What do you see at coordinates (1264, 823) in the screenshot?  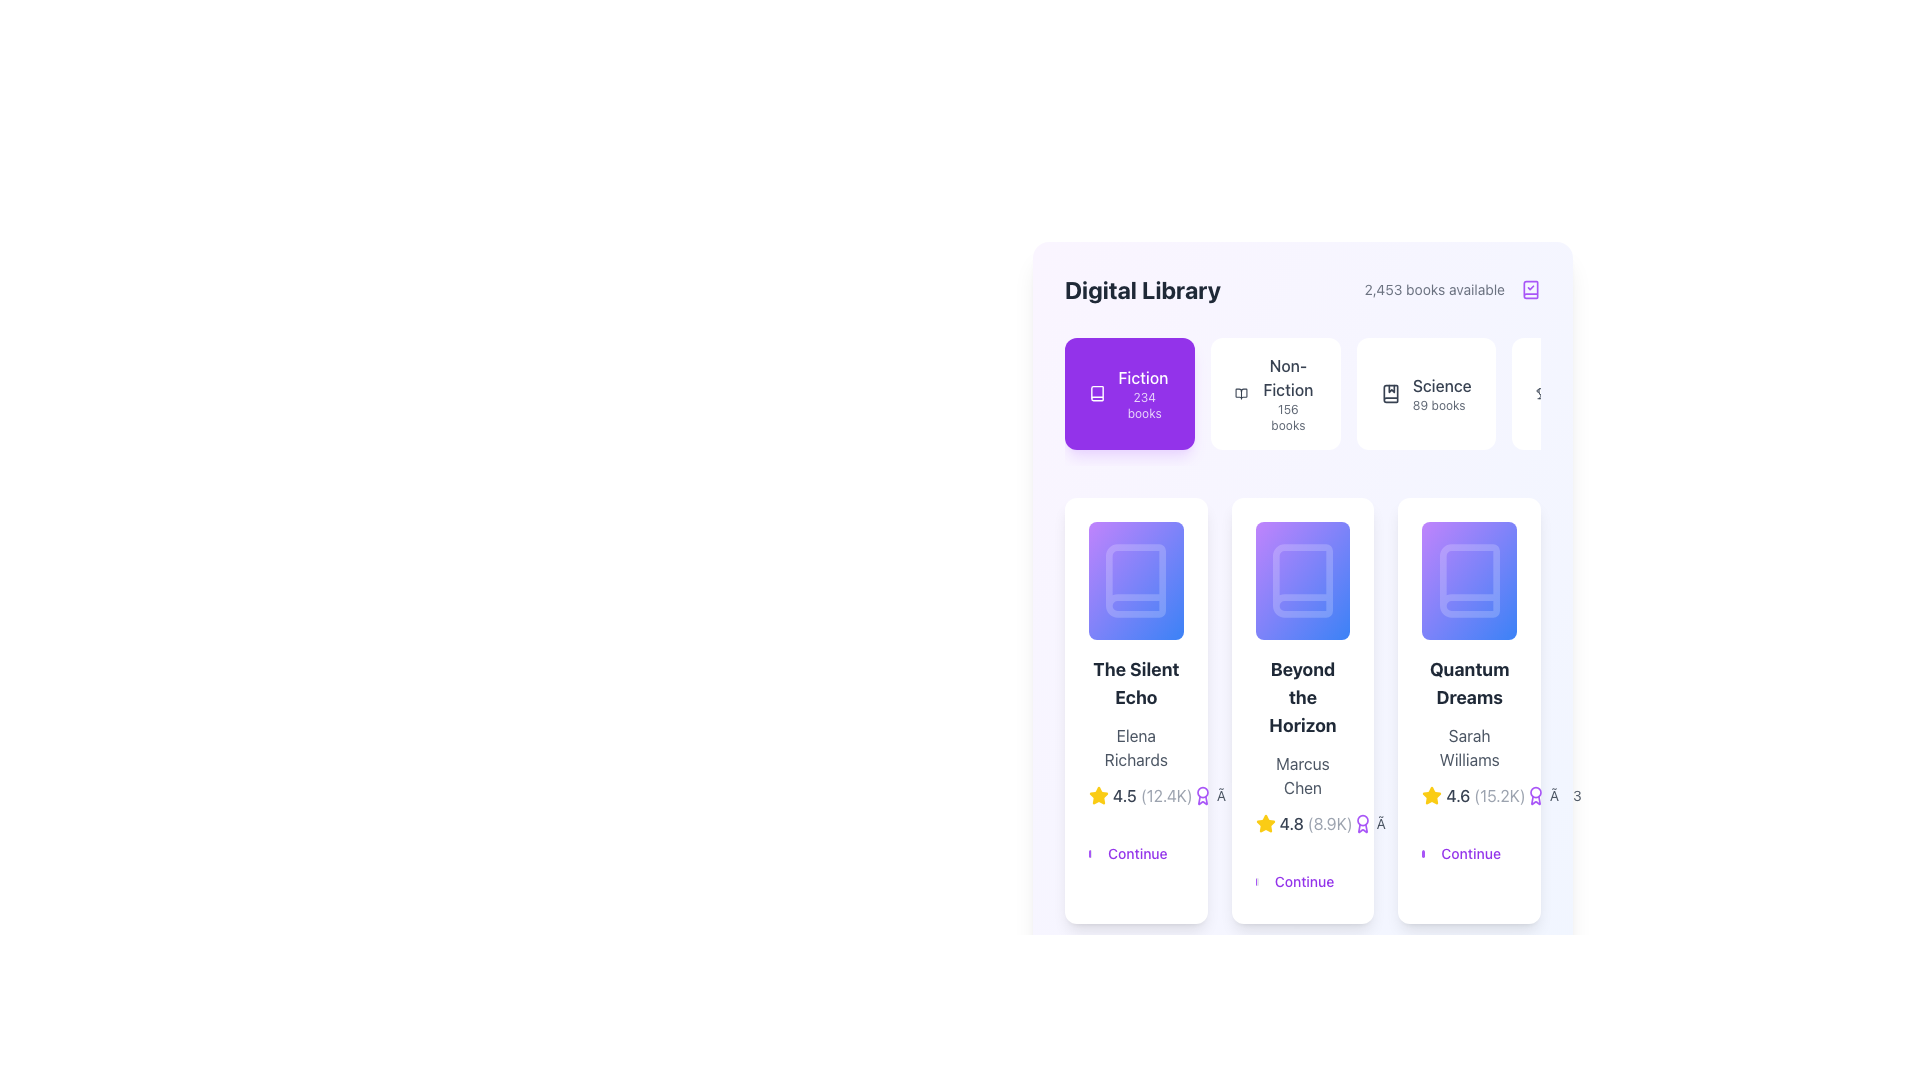 I see `the star icon representing the rating system for 'Beyond the Horizon', located directly under the book thumbnail` at bounding box center [1264, 823].